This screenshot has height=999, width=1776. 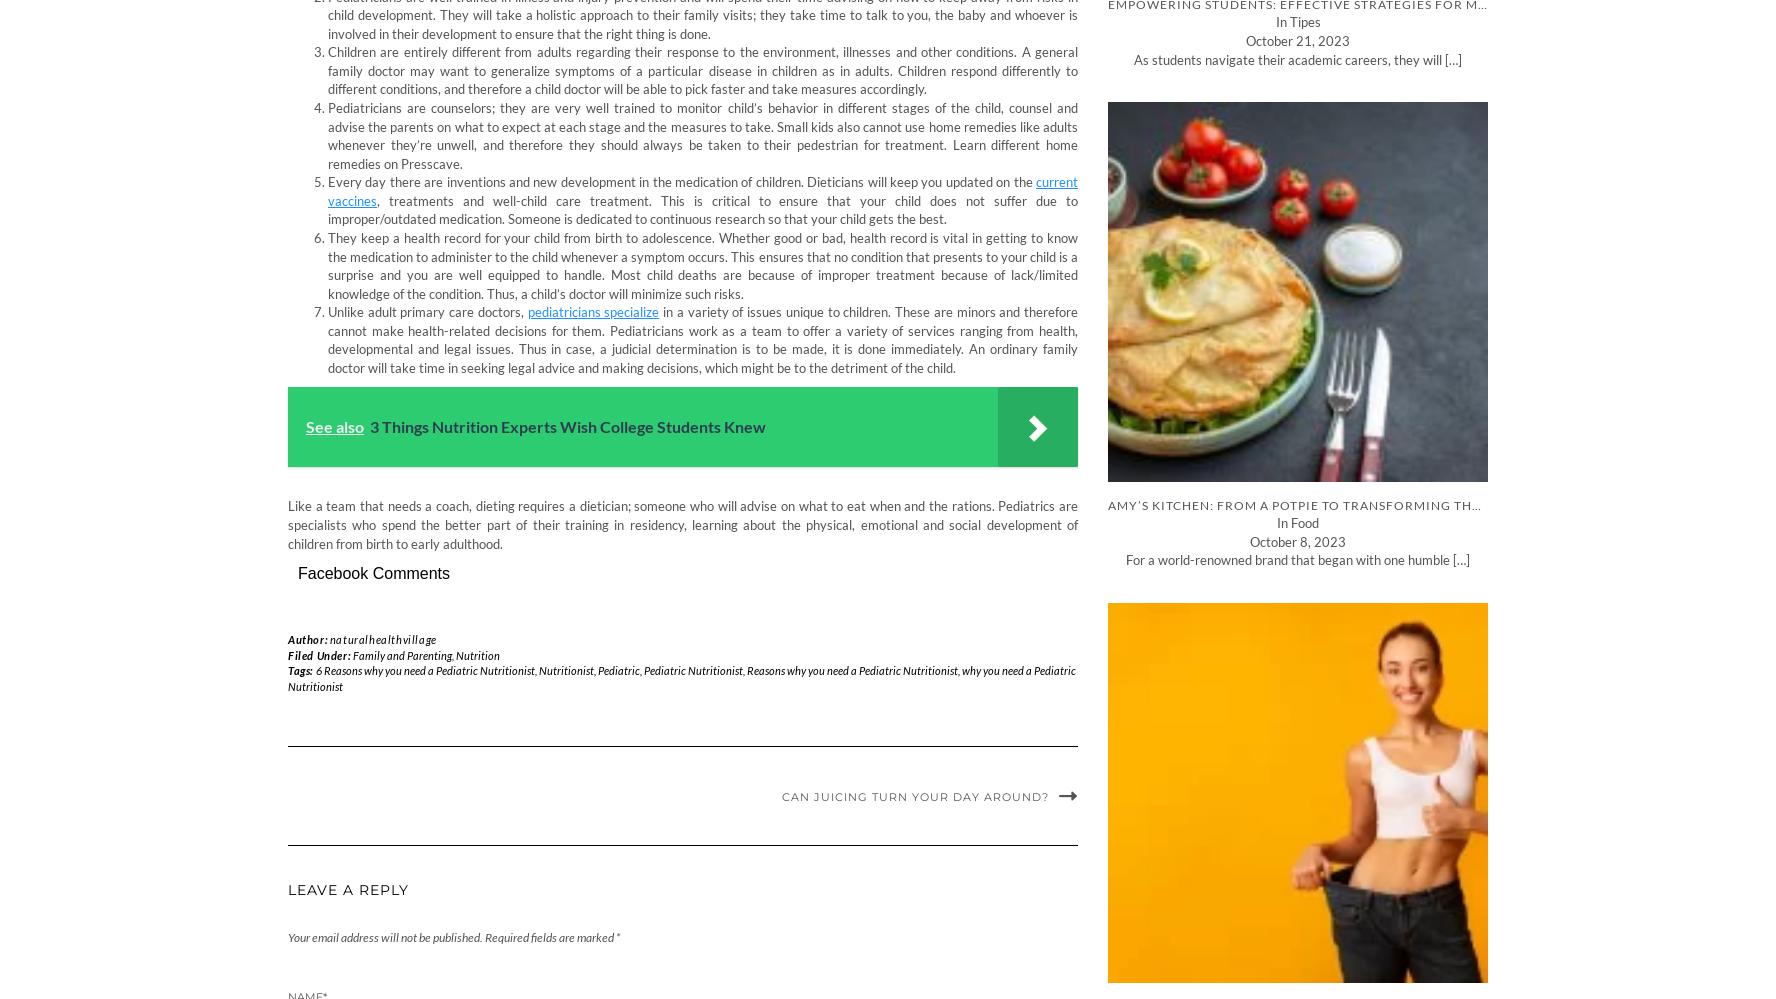 I want to click on 'Like a team that needs a coach, dieting requires a dietician; someone who will advise on what to eat when and the rations. Pediatrics are specialists who spend the better part of their training in residency, learning about the physical, emotional and social development of children from birth to early adulthood.', so click(x=683, y=523).